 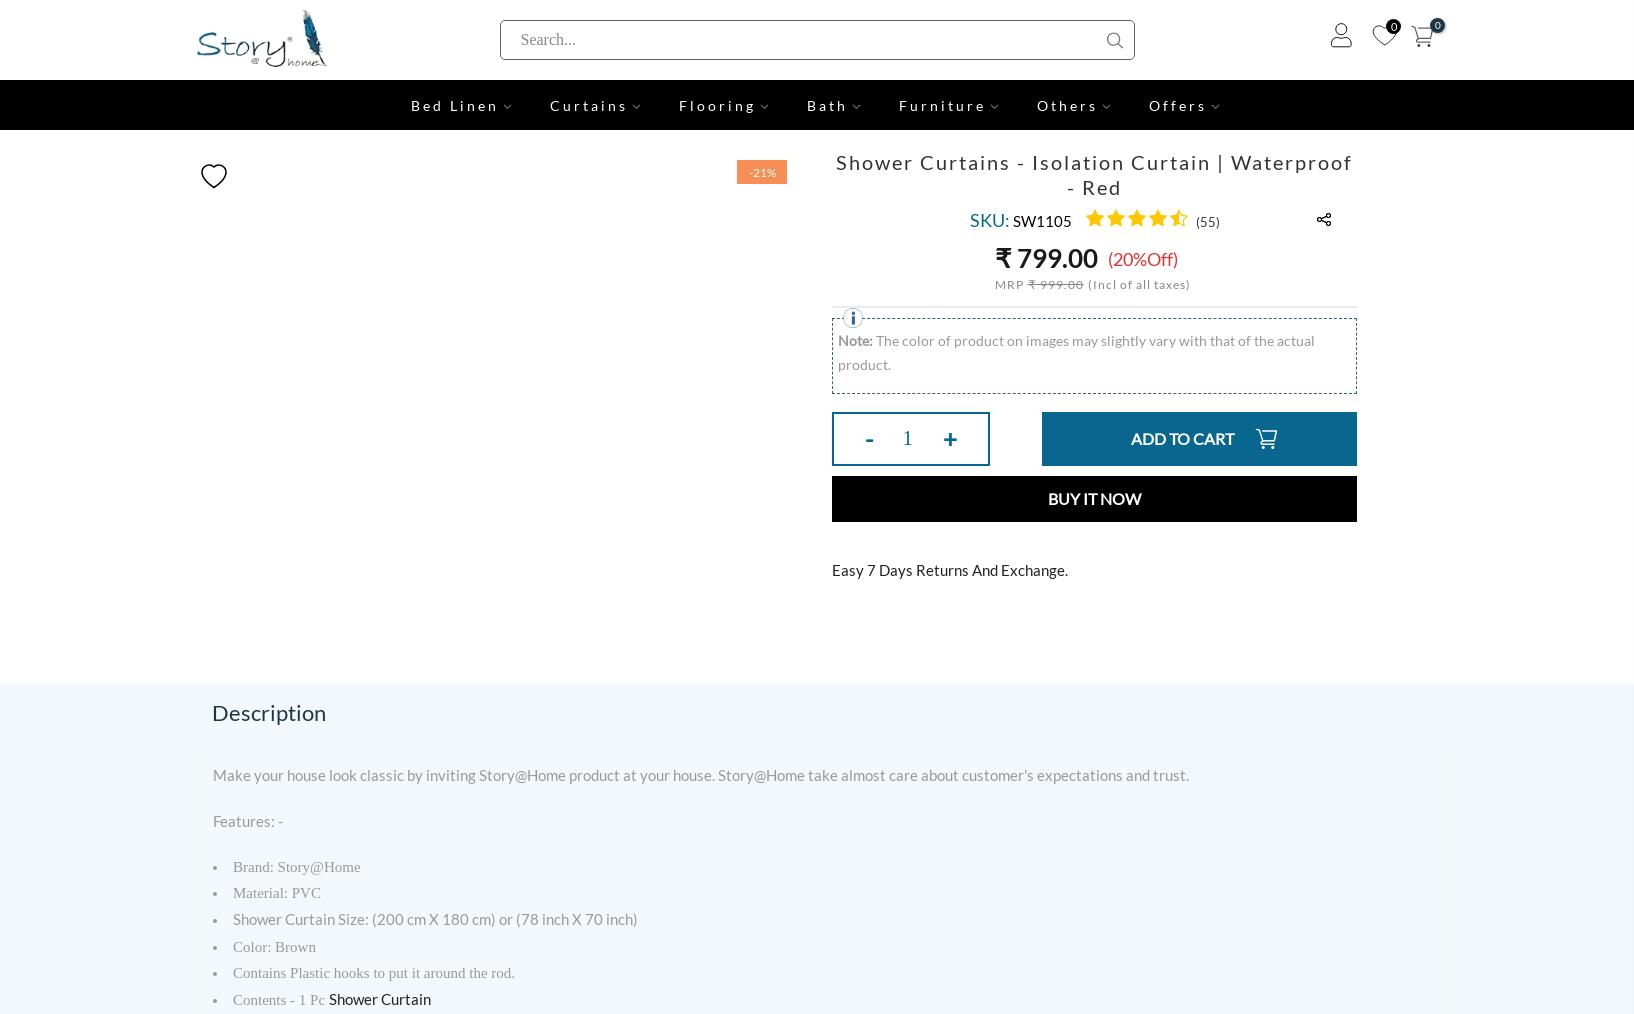 What do you see at coordinates (1054, 283) in the screenshot?
I see `'₹ 999.00'` at bounding box center [1054, 283].